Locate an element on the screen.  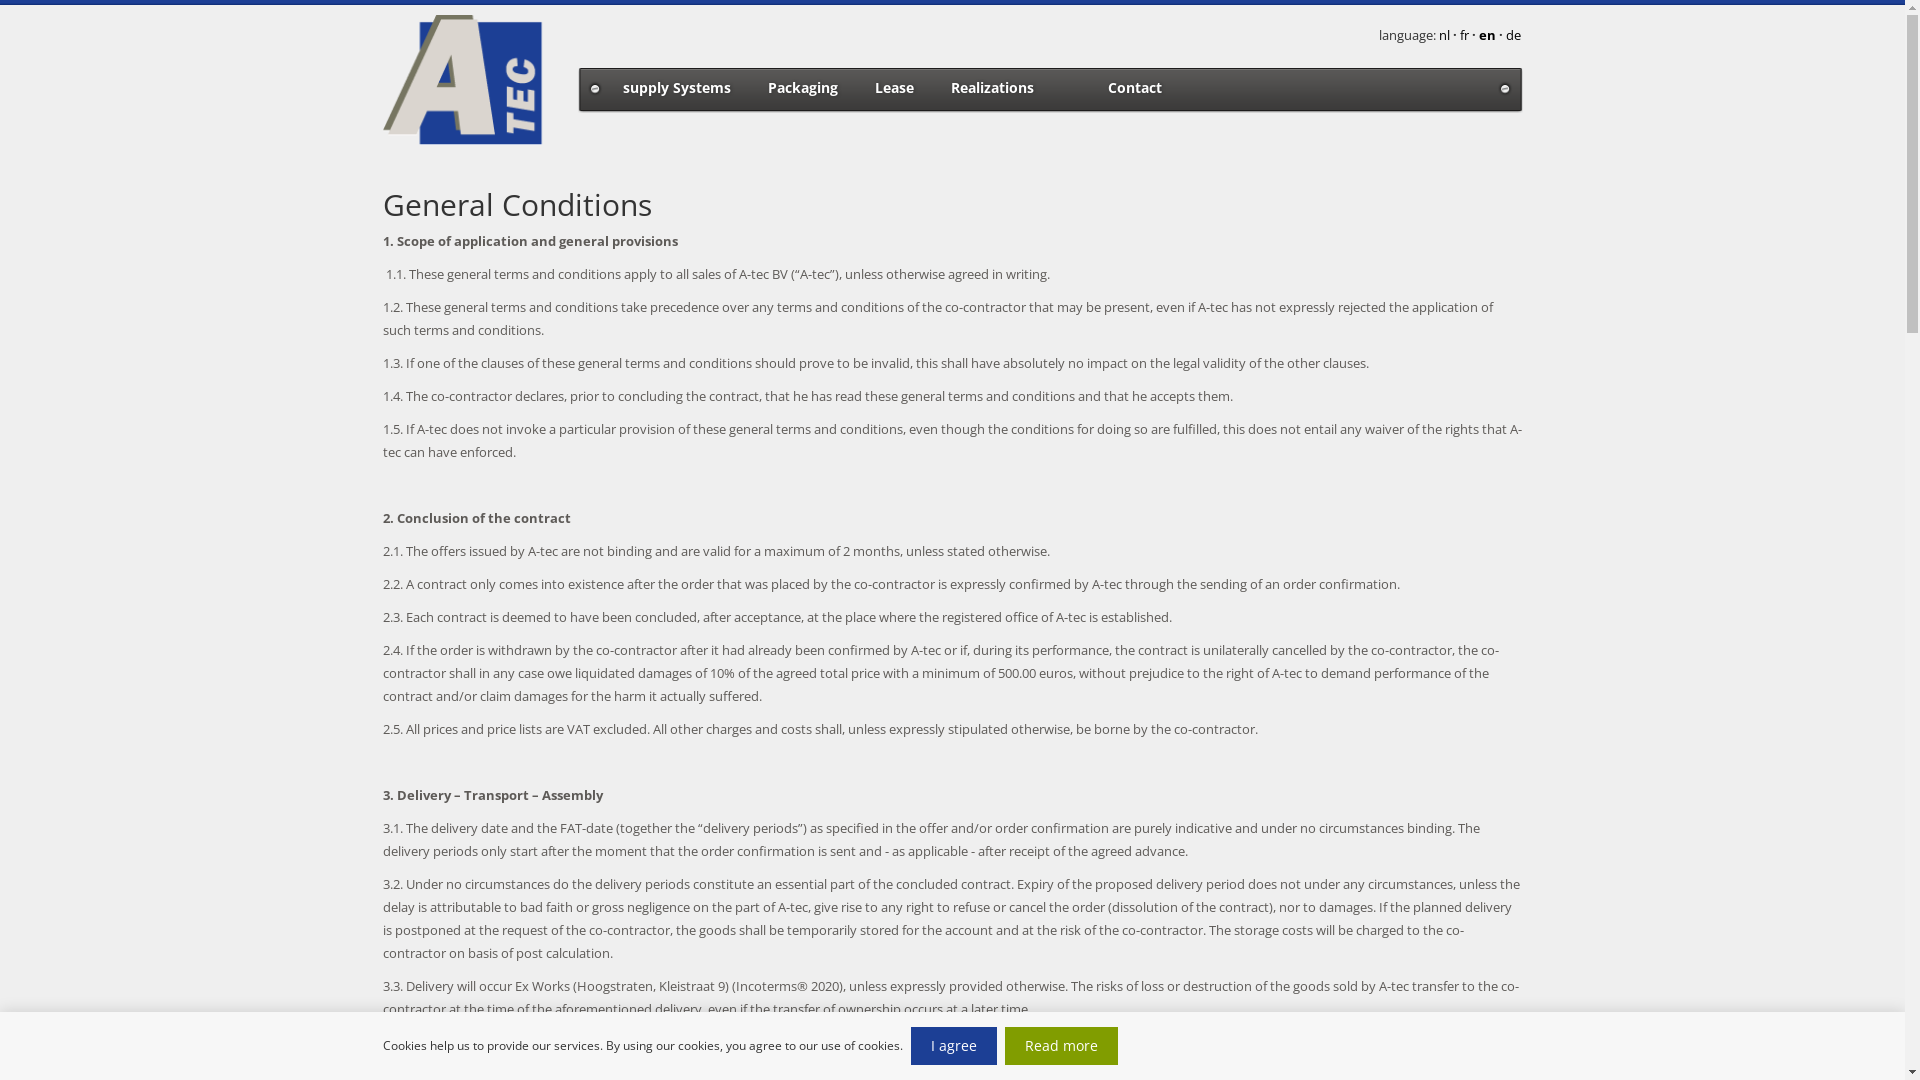
'@ name company logo' is located at coordinates (382, 78).